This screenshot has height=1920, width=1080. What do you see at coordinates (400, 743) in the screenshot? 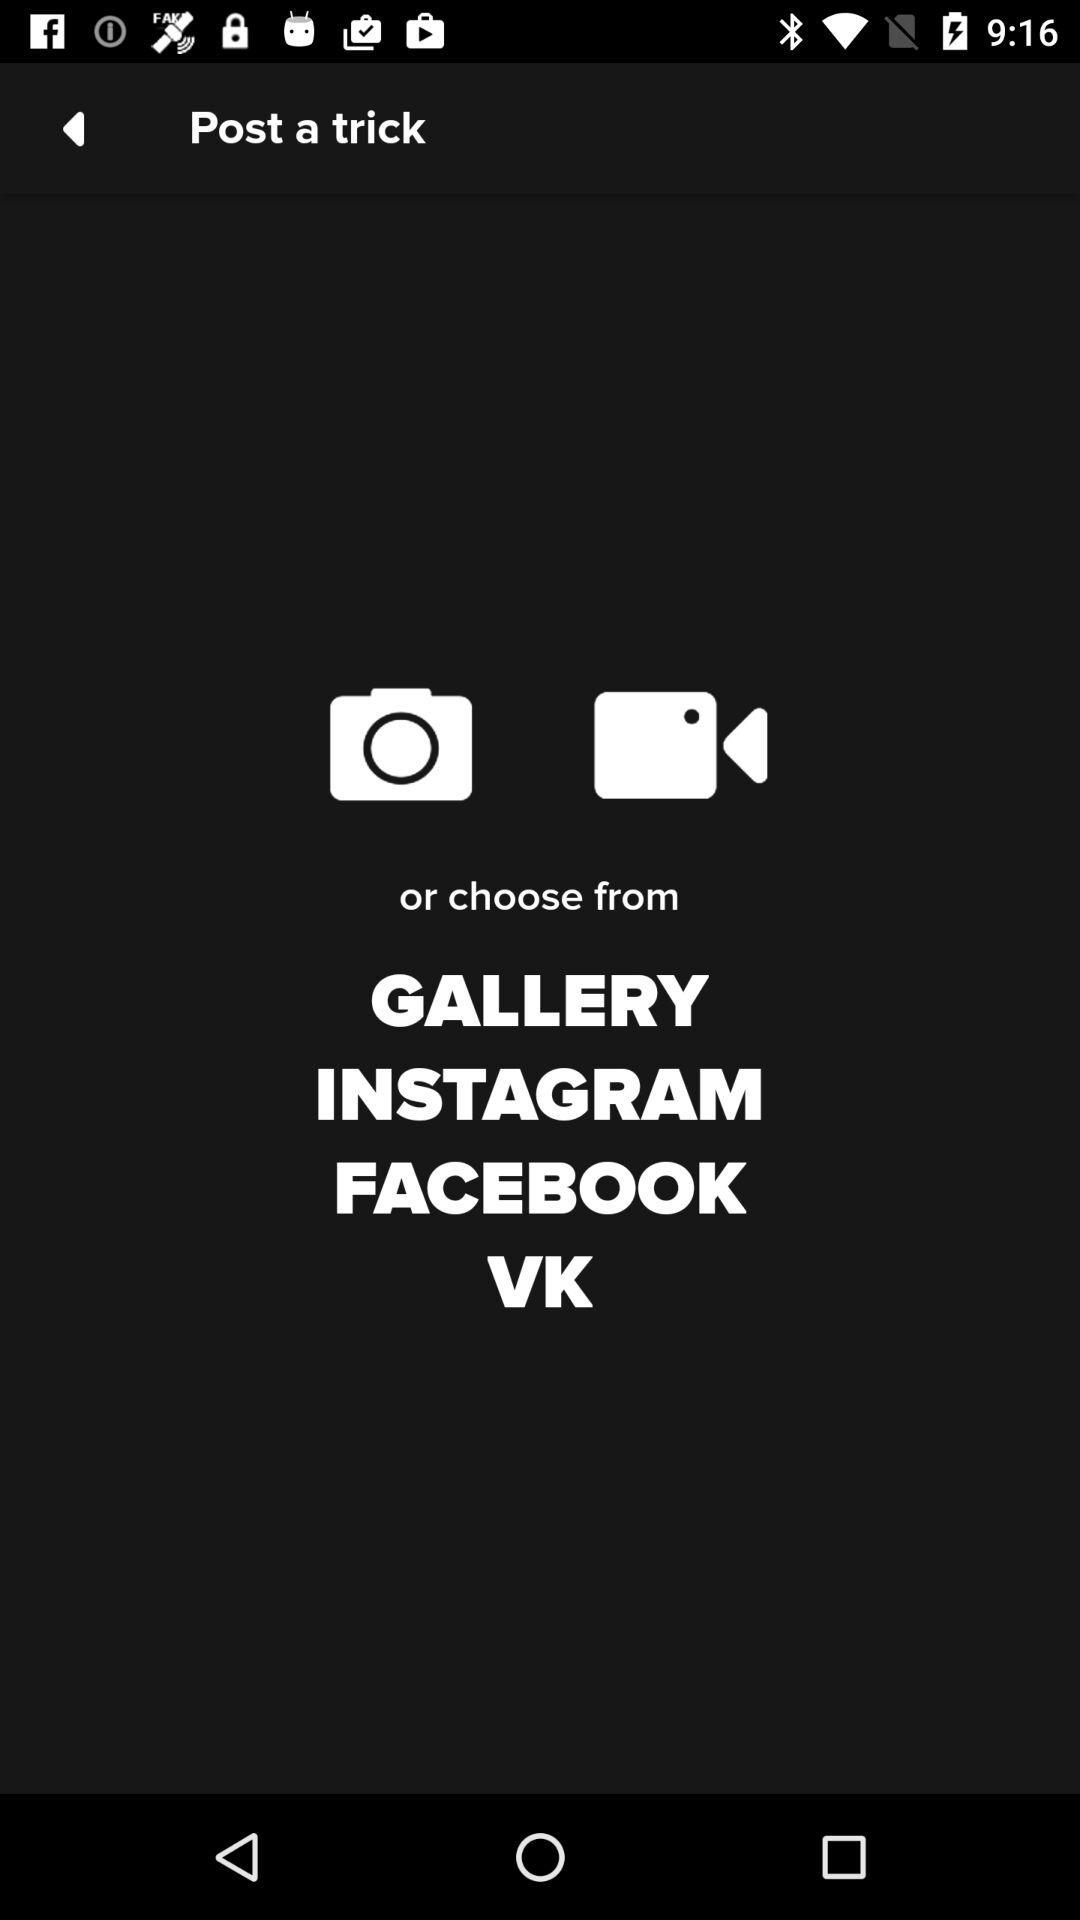
I see `item above or choose from item` at bounding box center [400, 743].